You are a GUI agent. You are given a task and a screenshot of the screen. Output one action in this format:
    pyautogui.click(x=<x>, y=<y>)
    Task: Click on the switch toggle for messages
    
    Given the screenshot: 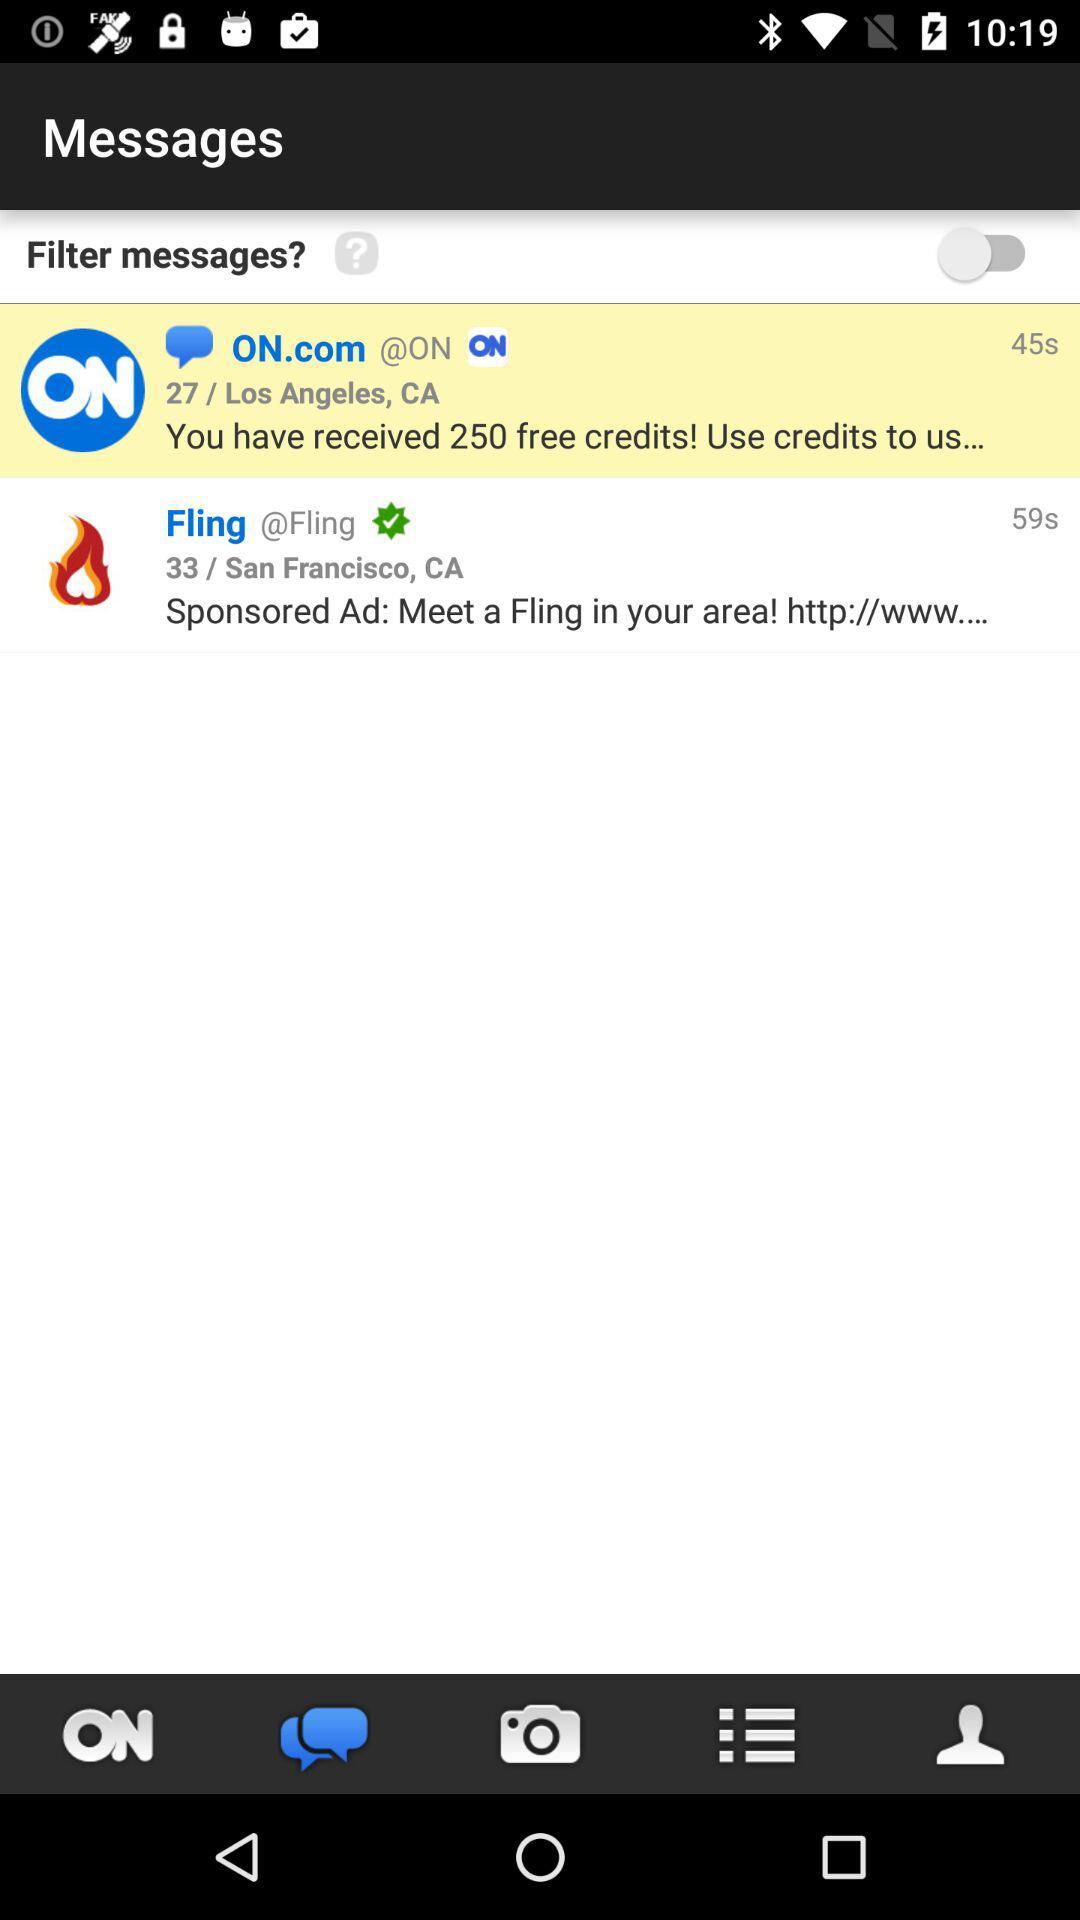 What is the action you would take?
    pyautogui.click(x=991, y=252)
    